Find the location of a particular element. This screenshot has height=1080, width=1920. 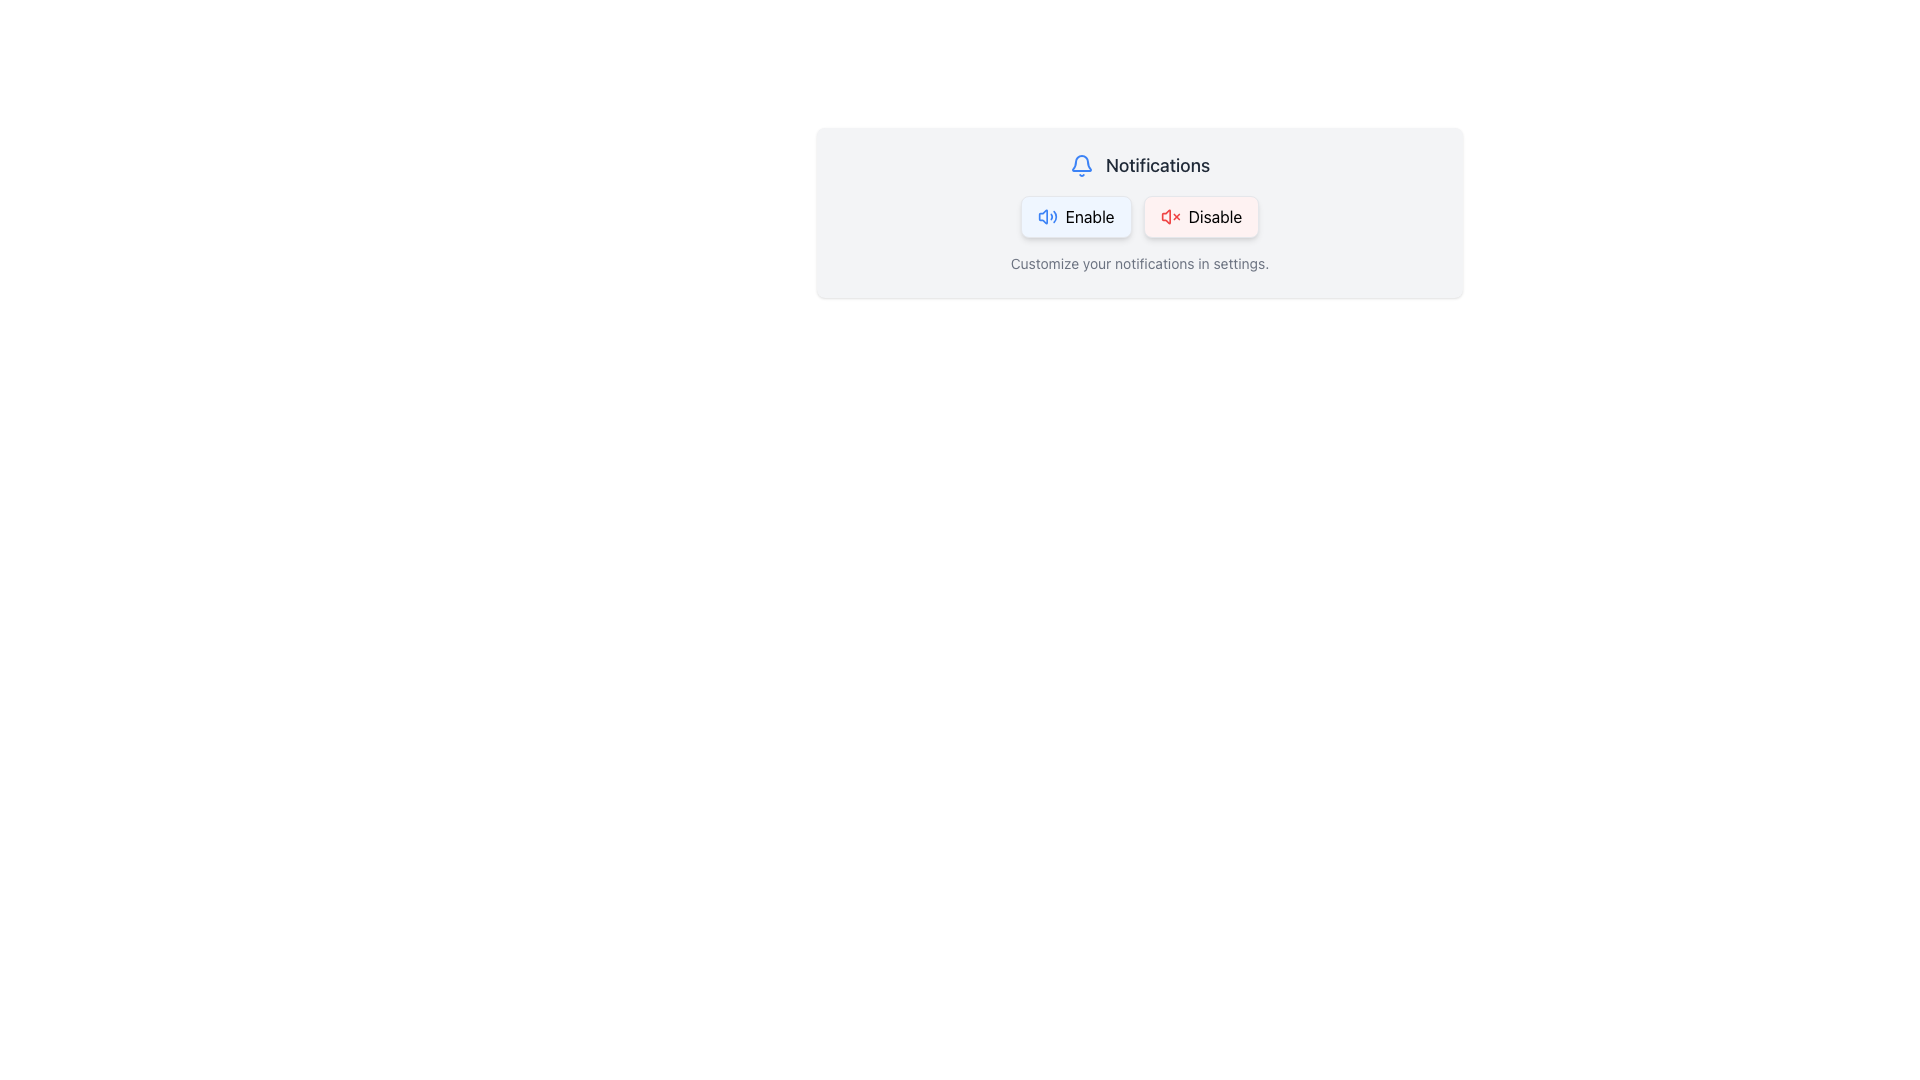

the small speaker icon with a red 'X' indicating a muted state, located inside the red 'Disable' button is located at coordinates (1170, 216).